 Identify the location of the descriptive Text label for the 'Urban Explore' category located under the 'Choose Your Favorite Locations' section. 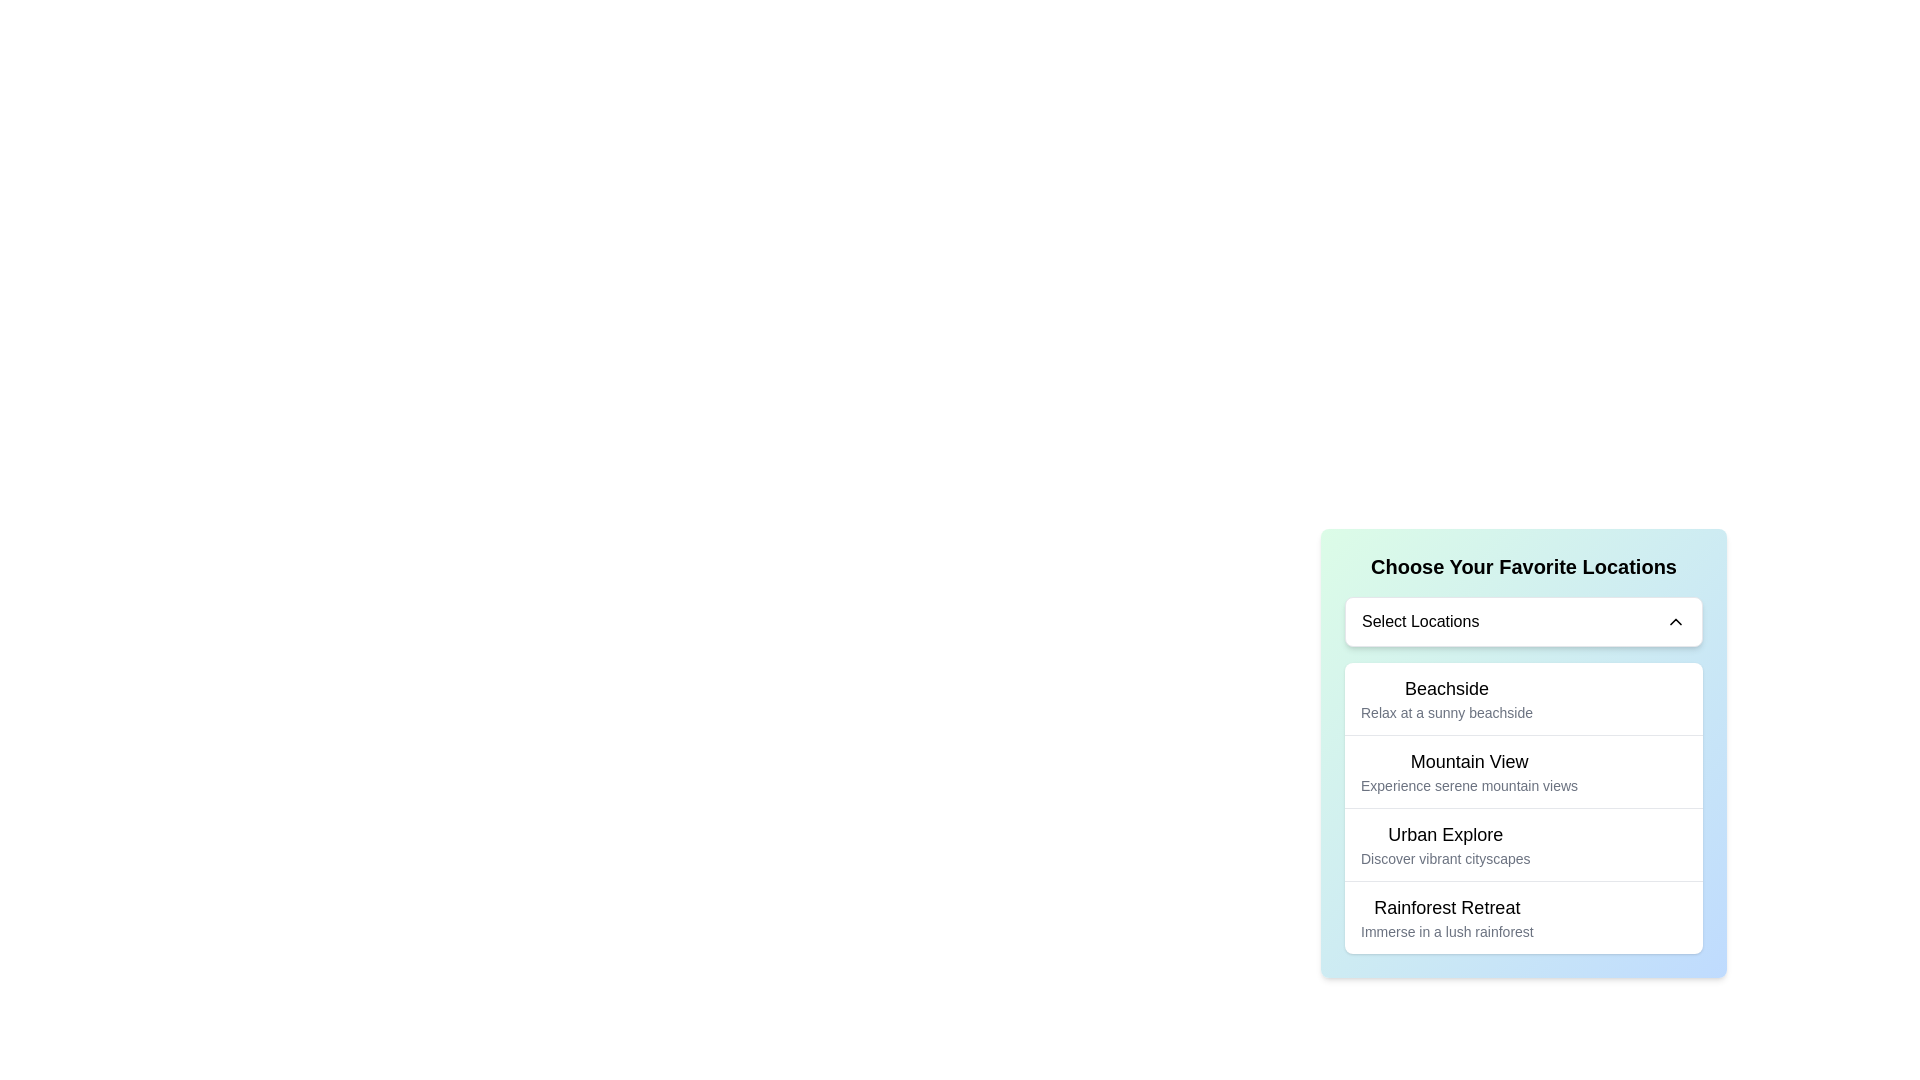
(1445, 858).